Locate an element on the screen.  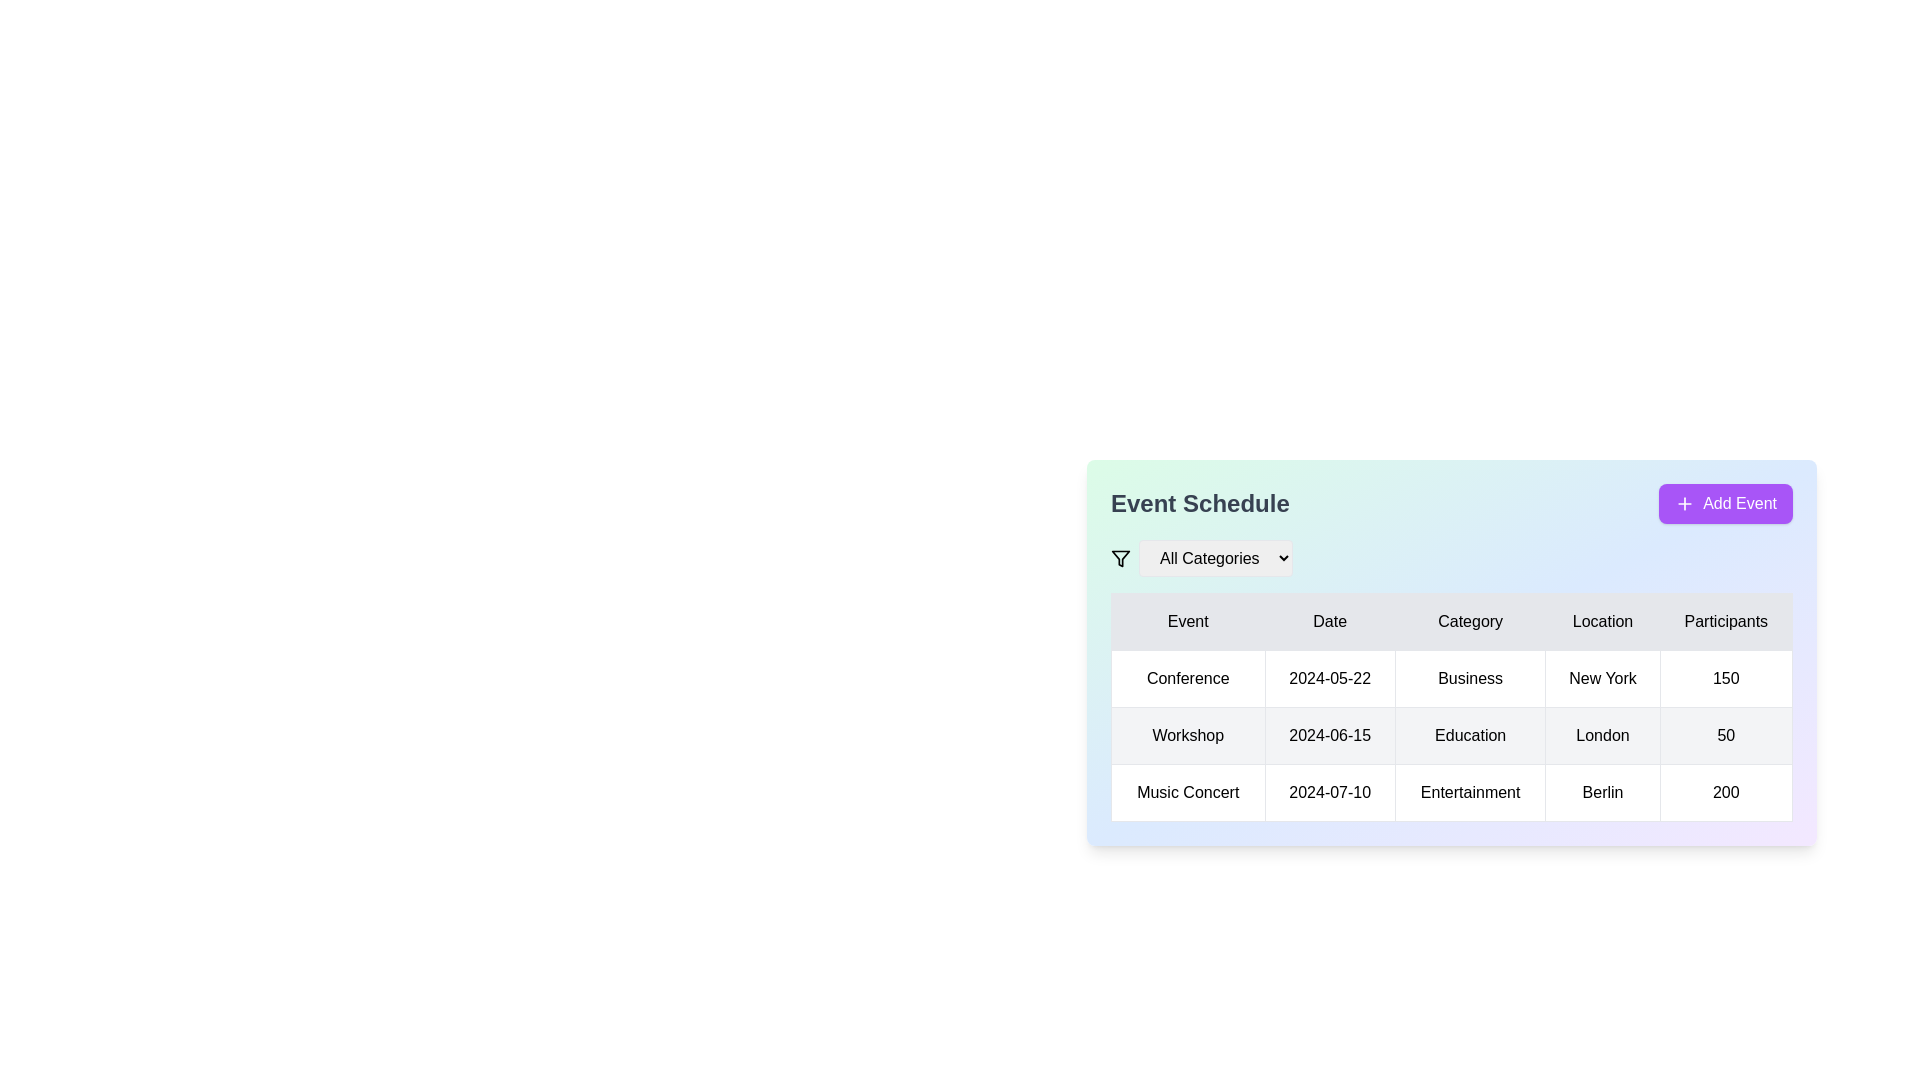
the text label indicating the number of participants registered for the 'Workshop' event in the 'Participants' column of the table for the workshop in London on June 15, 2024 is located at coordinates (1725, 736).